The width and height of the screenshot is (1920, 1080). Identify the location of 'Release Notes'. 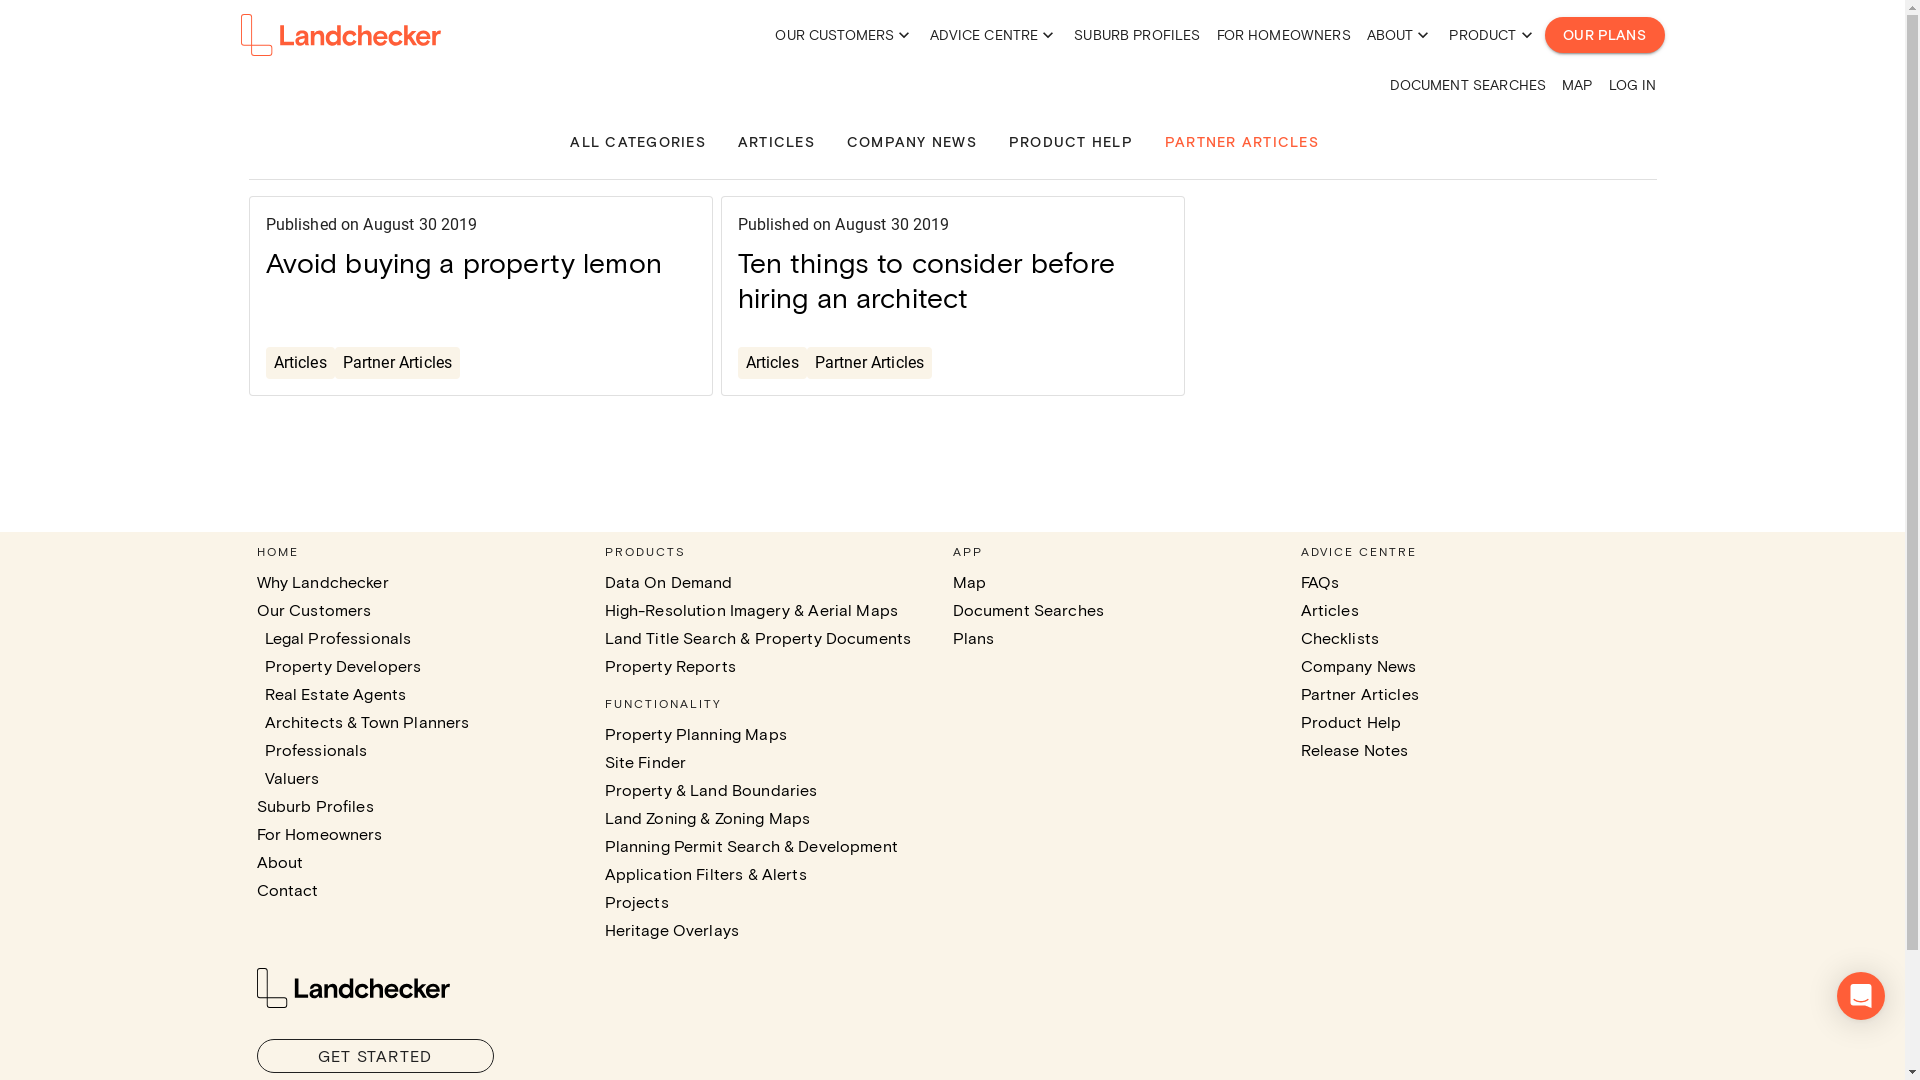
(1353, 750).